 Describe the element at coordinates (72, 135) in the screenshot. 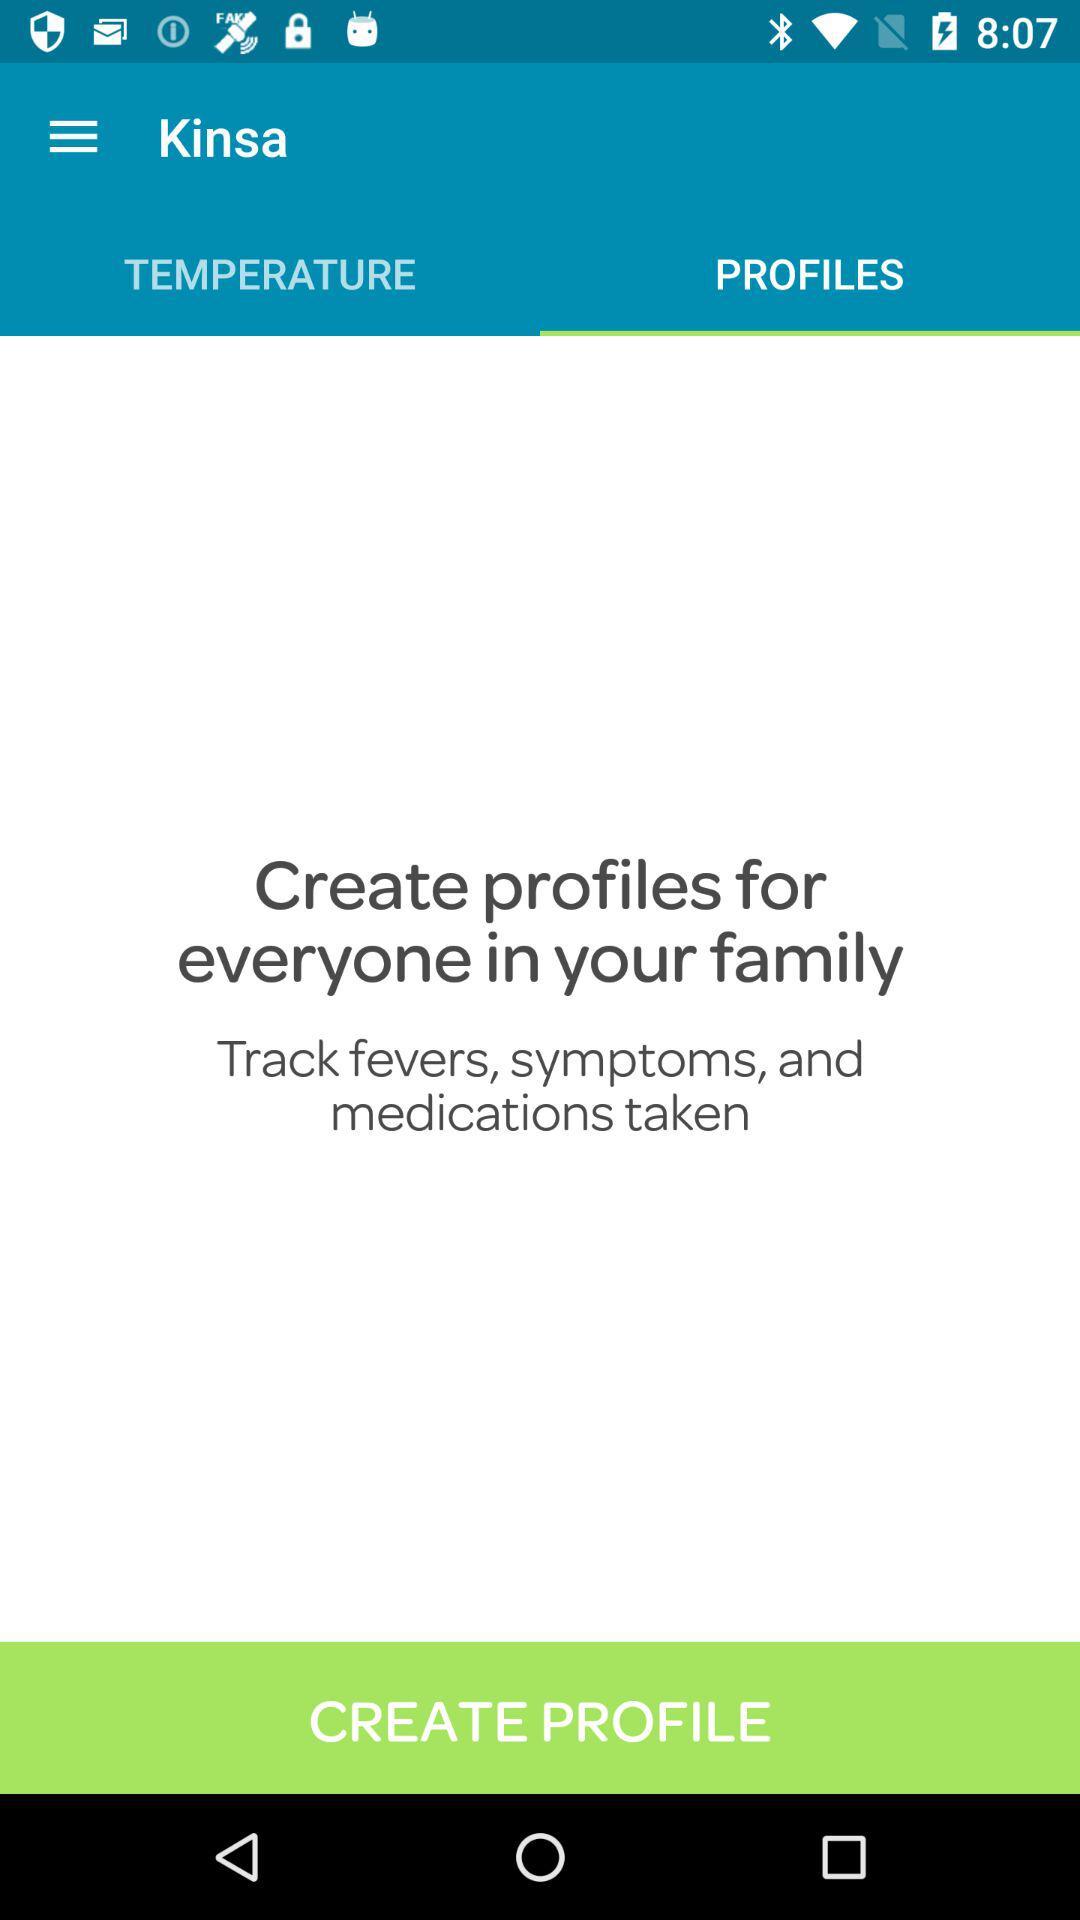

I see `the item above temperature` at that location.